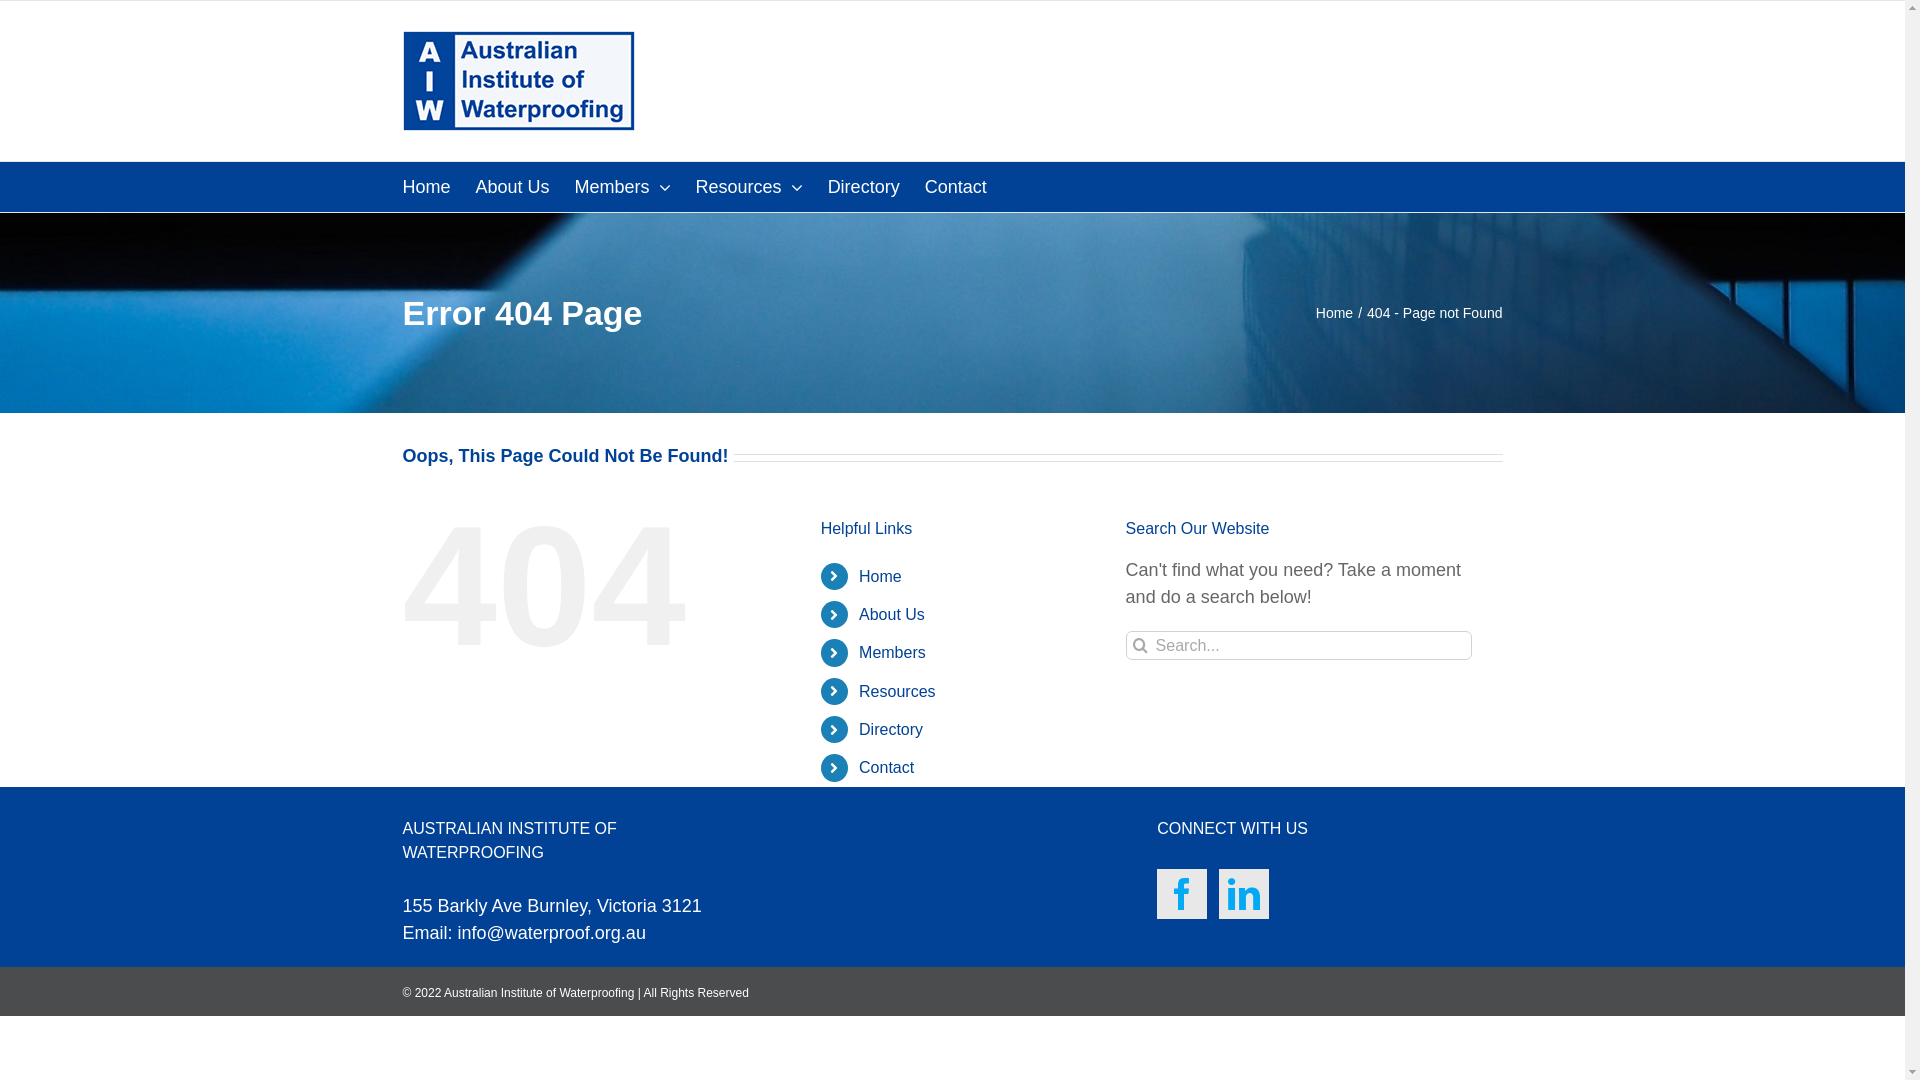 Image resolution: width=1920 pixels, height=1080 pixels. What do you see at coordinates (859, 690) in the screenshot?
I see `'Resources'` at bounding box center [859, 690].